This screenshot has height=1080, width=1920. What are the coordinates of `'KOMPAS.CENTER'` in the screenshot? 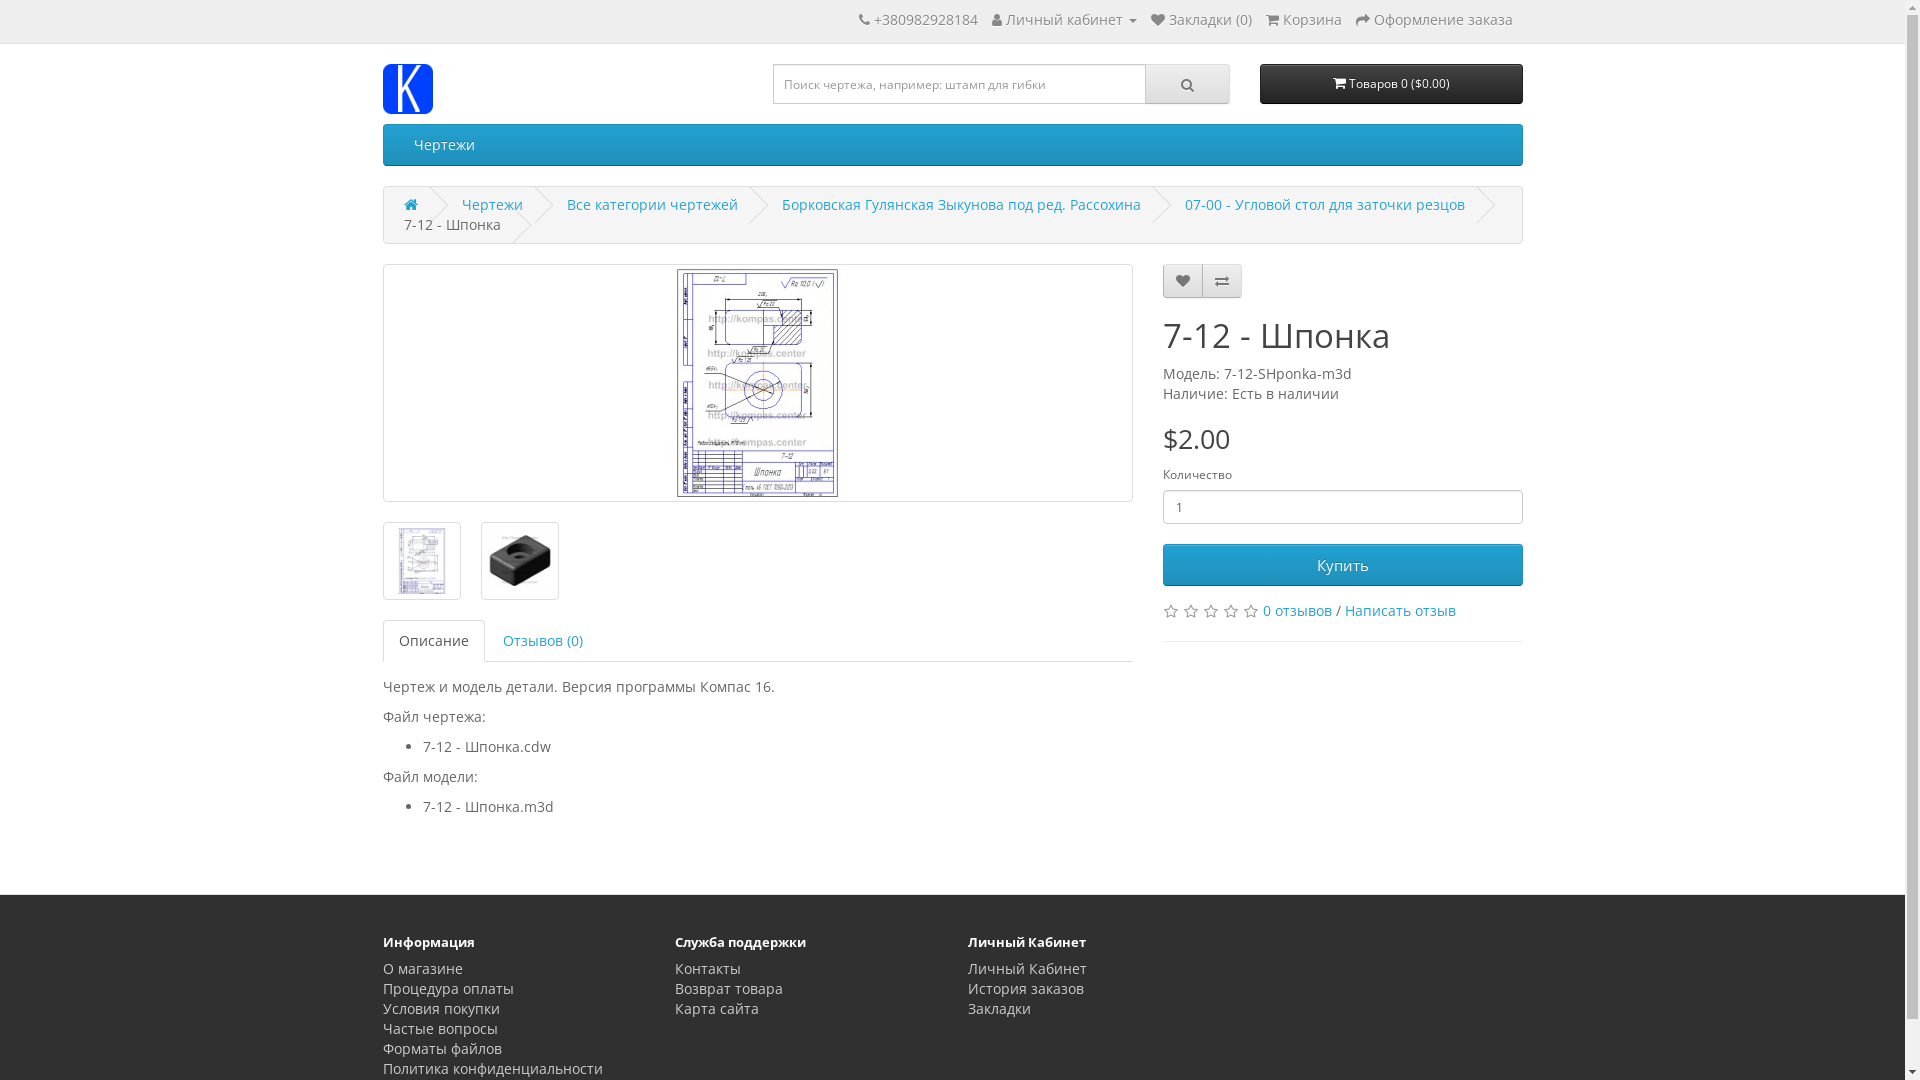 It's located at (382, 87).